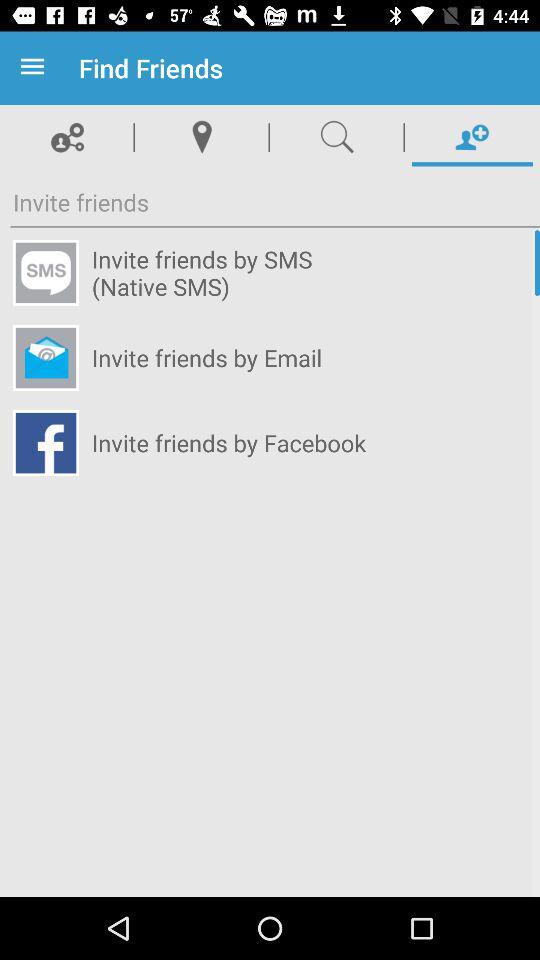  Describe the element at coordinates (36, 68) in the screenshot. I see `icon next to find friends app` at that location.